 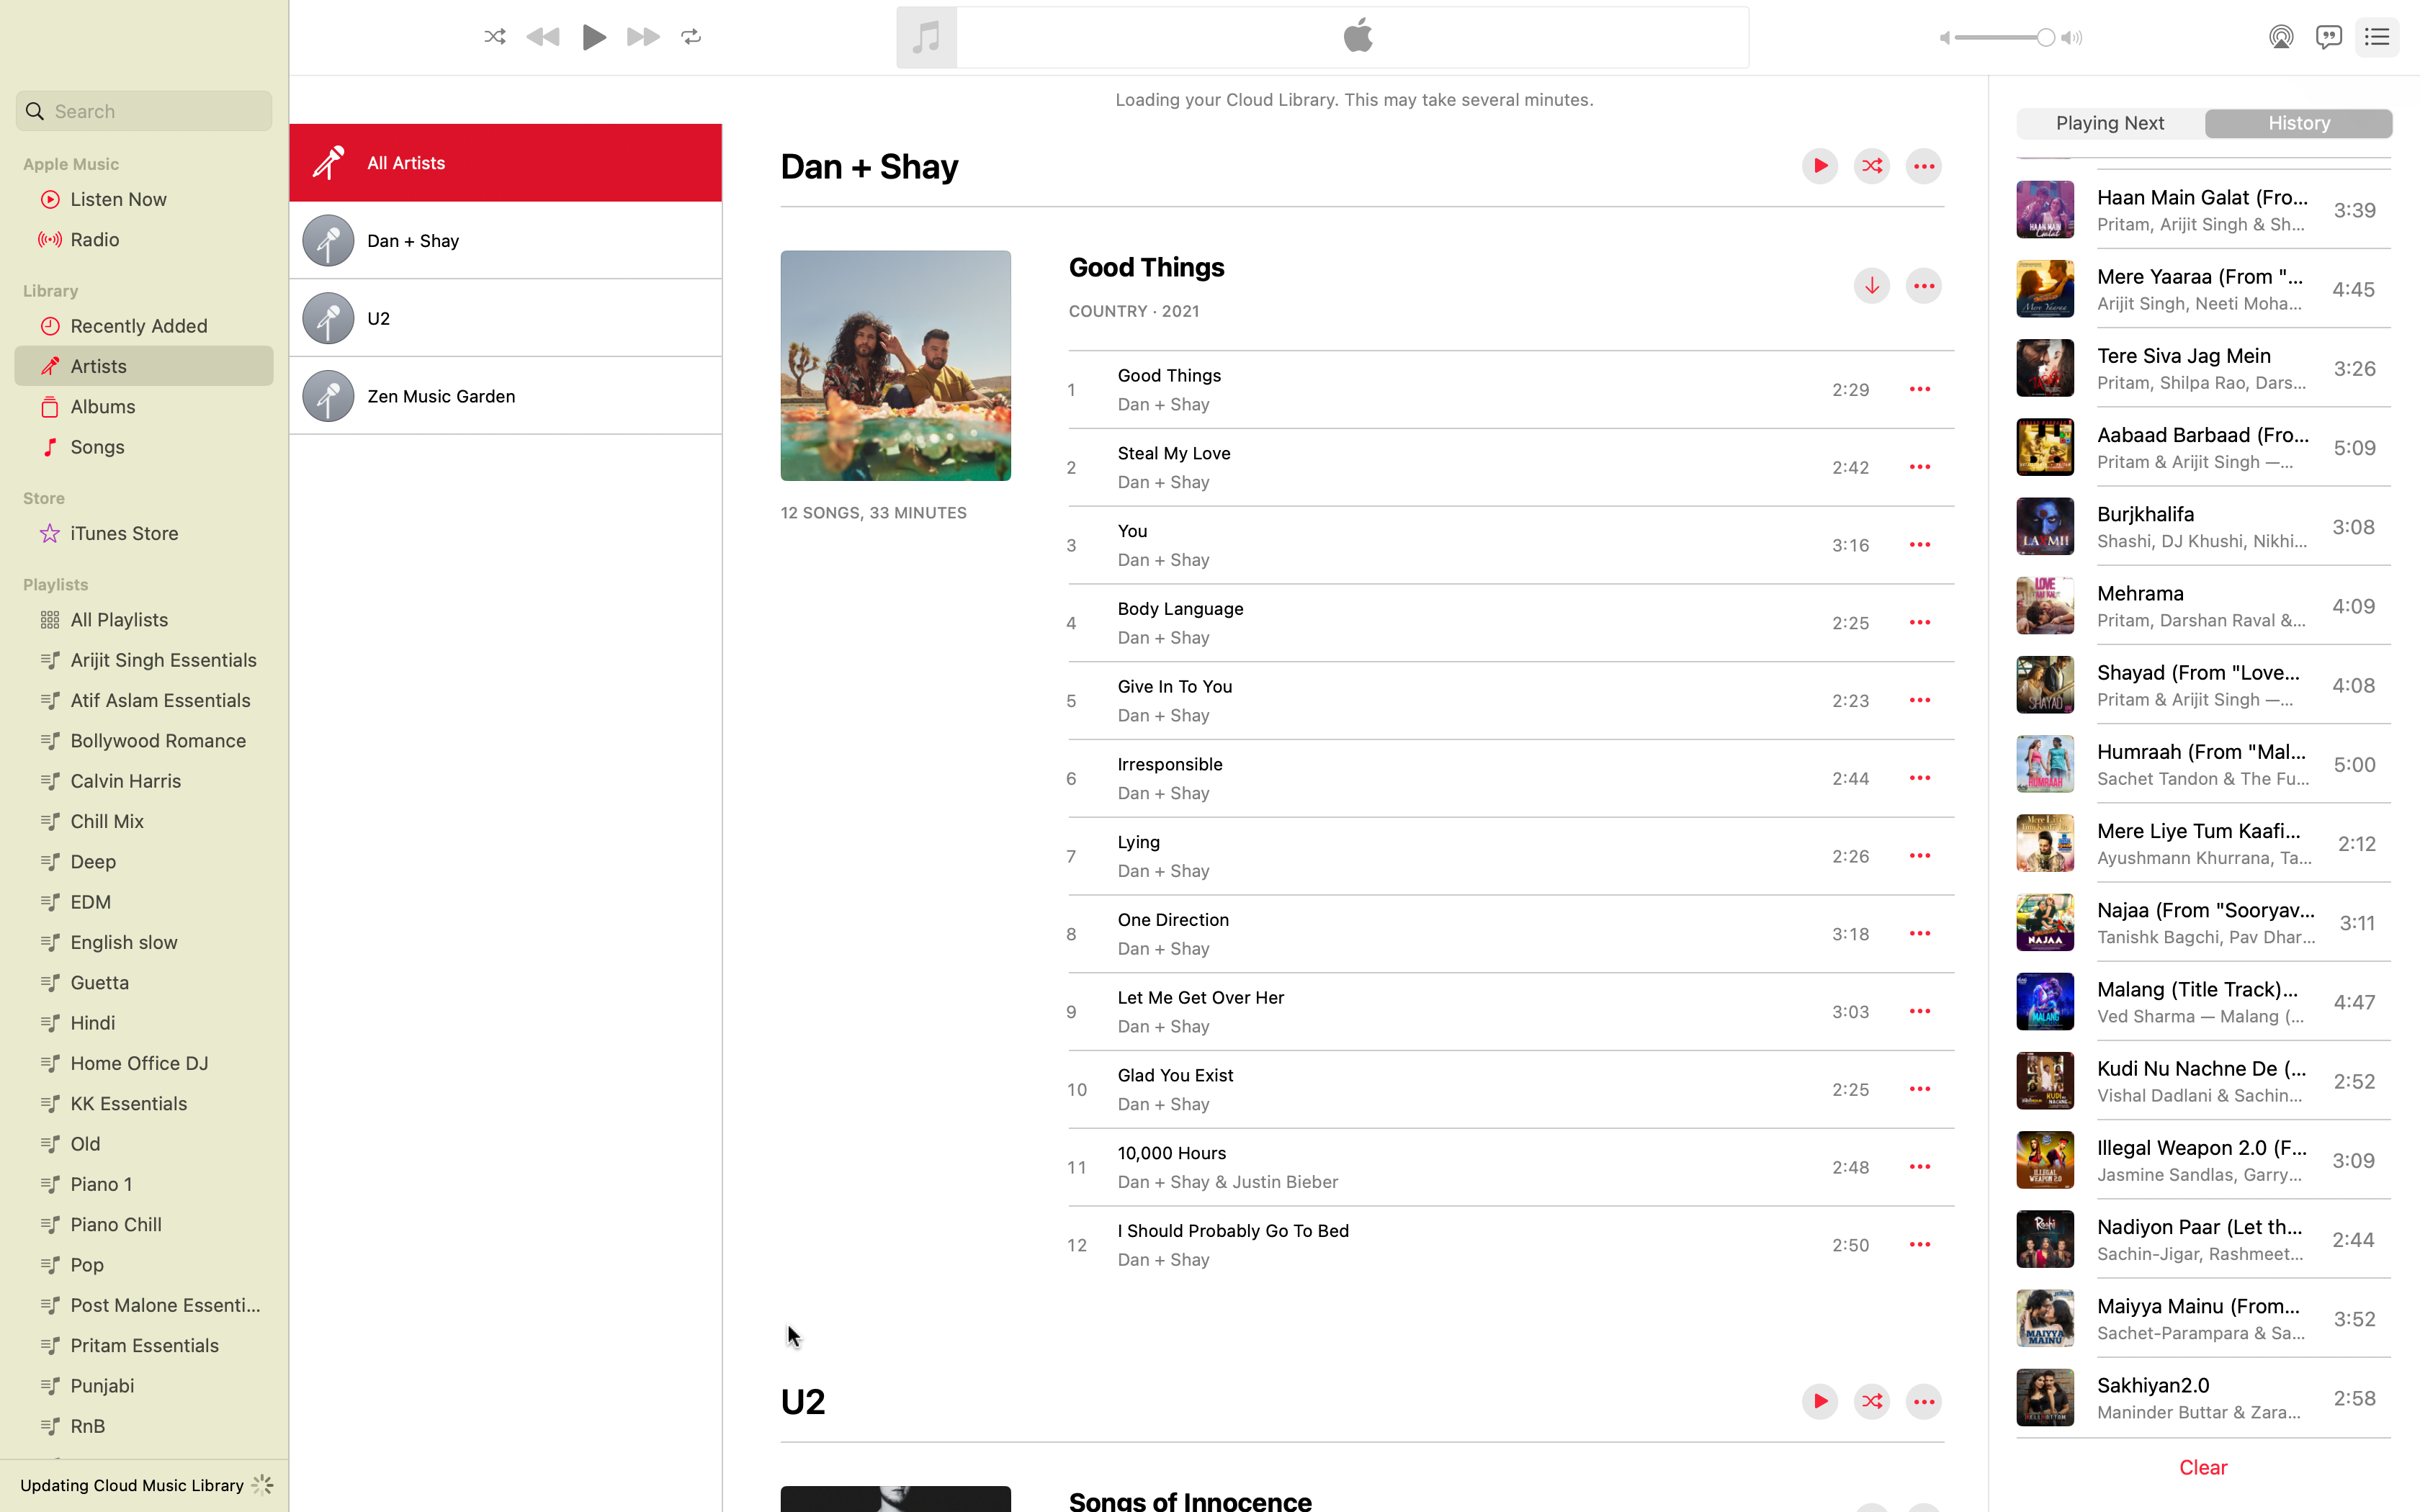 What do you see at coordinates (1920, 699) in the screenshot?
I see `the additional settings for the track "Give In To You` at bounding box center [1920, 699].